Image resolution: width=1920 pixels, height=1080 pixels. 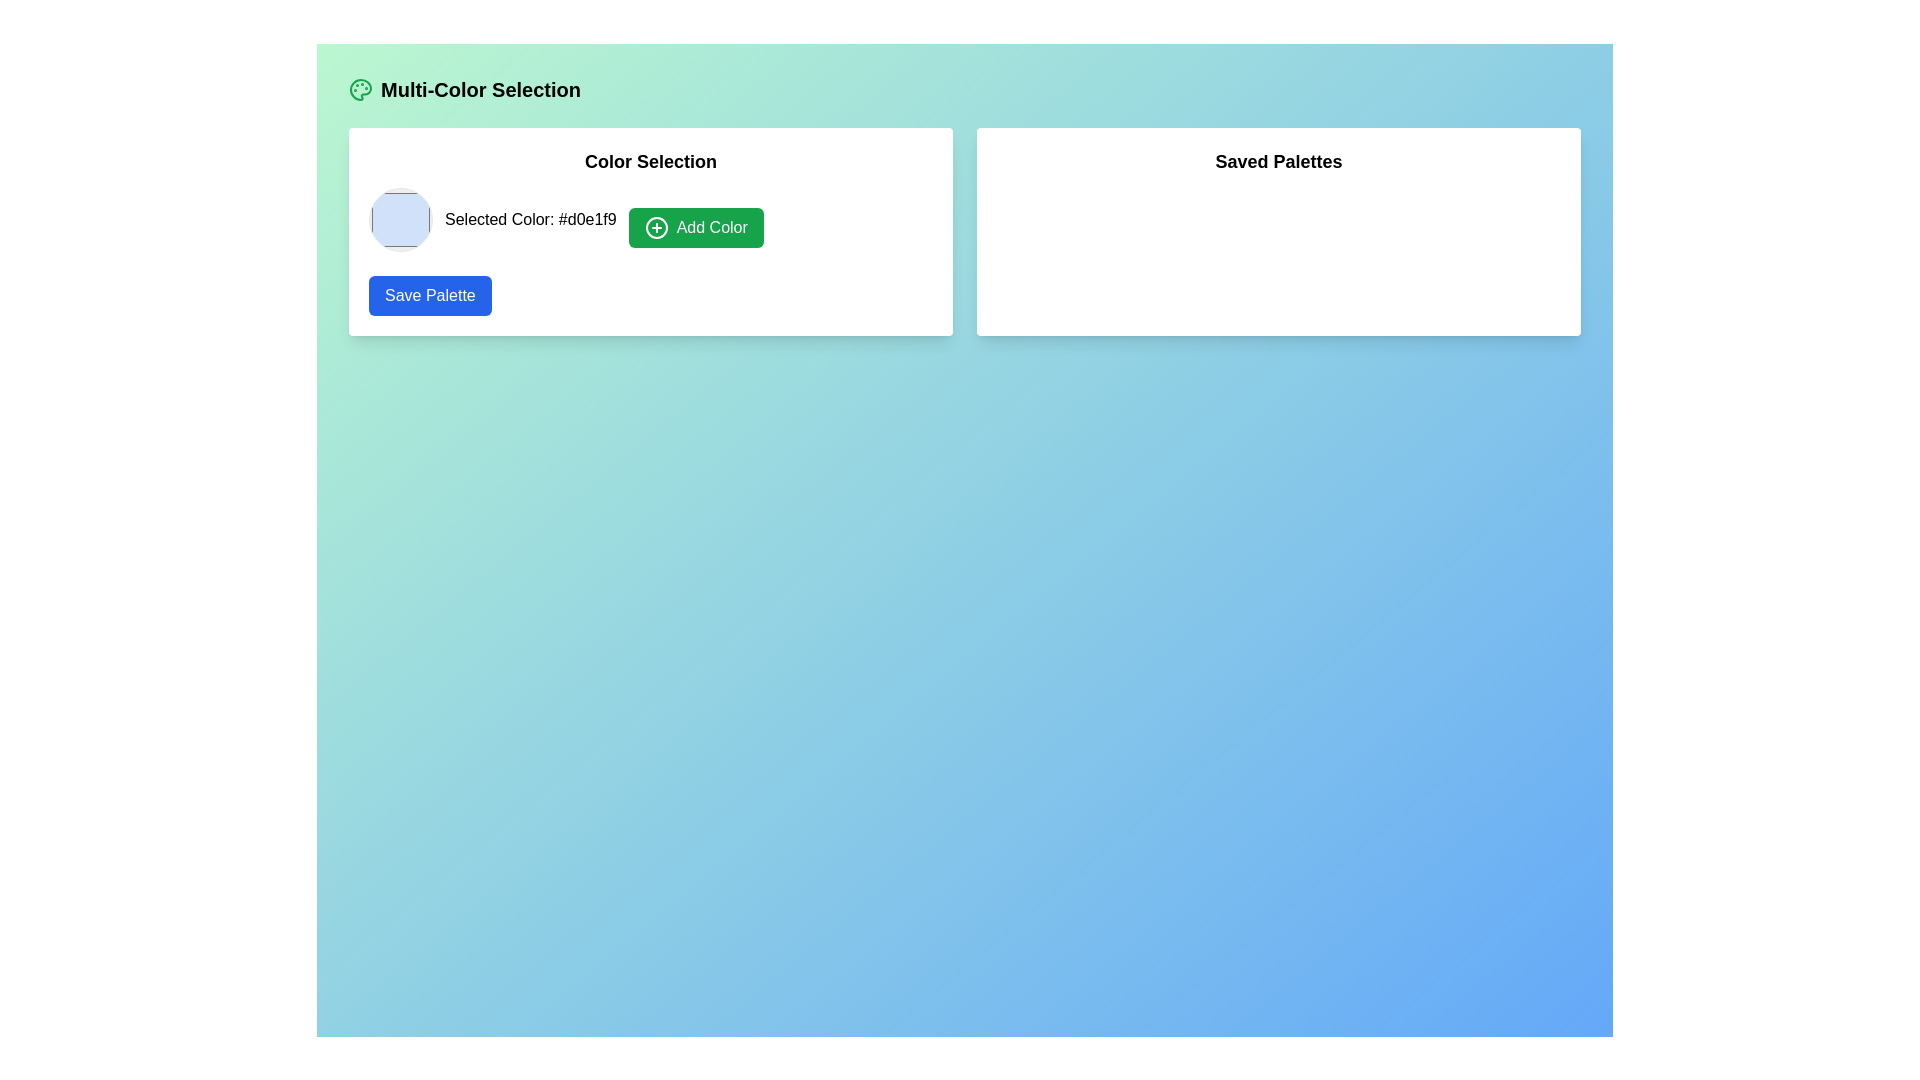 What do you see at coordinates (656, 226) in the screenshot?
I see `the SVG circle that is centrally located within the green 'Add Color' button in the 'Color Selection' section` at bounding box center [656, 226].